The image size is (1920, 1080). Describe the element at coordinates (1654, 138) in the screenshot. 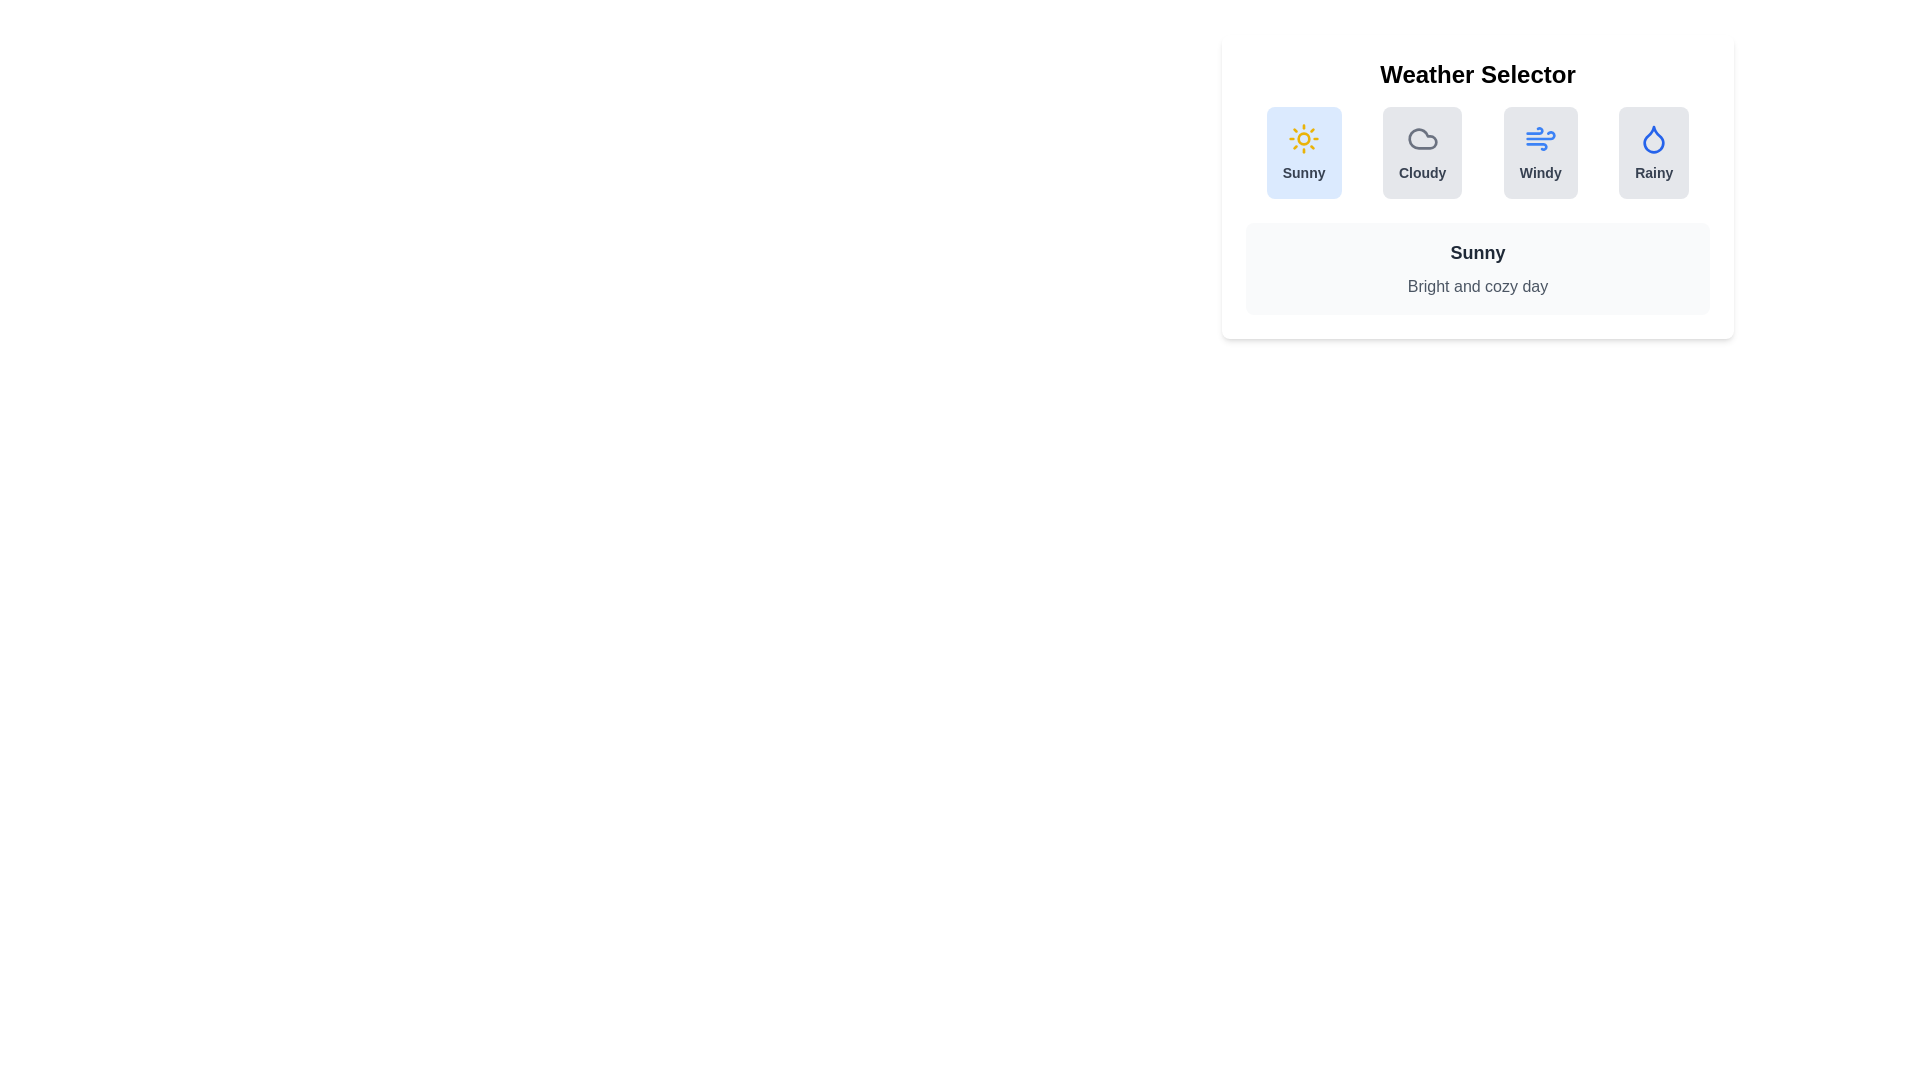

I see `the 'Rainy' weather icon, which is the fourth weather icon in the row below the 'Weather Selector' heading` at that location.